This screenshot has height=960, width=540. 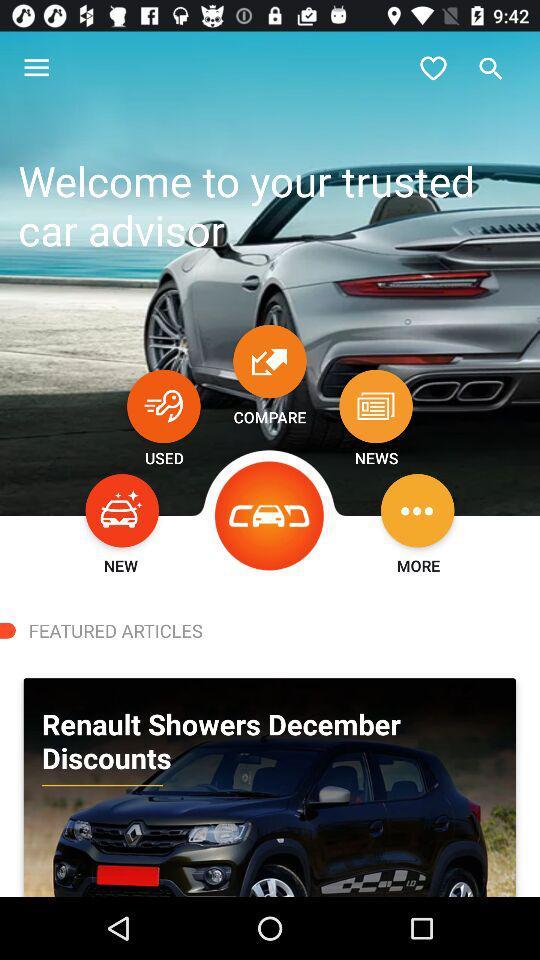 What do you see at coordinates (162, 405) in the screenshot?
I see `search used cars` at bounding box center [162, 405].